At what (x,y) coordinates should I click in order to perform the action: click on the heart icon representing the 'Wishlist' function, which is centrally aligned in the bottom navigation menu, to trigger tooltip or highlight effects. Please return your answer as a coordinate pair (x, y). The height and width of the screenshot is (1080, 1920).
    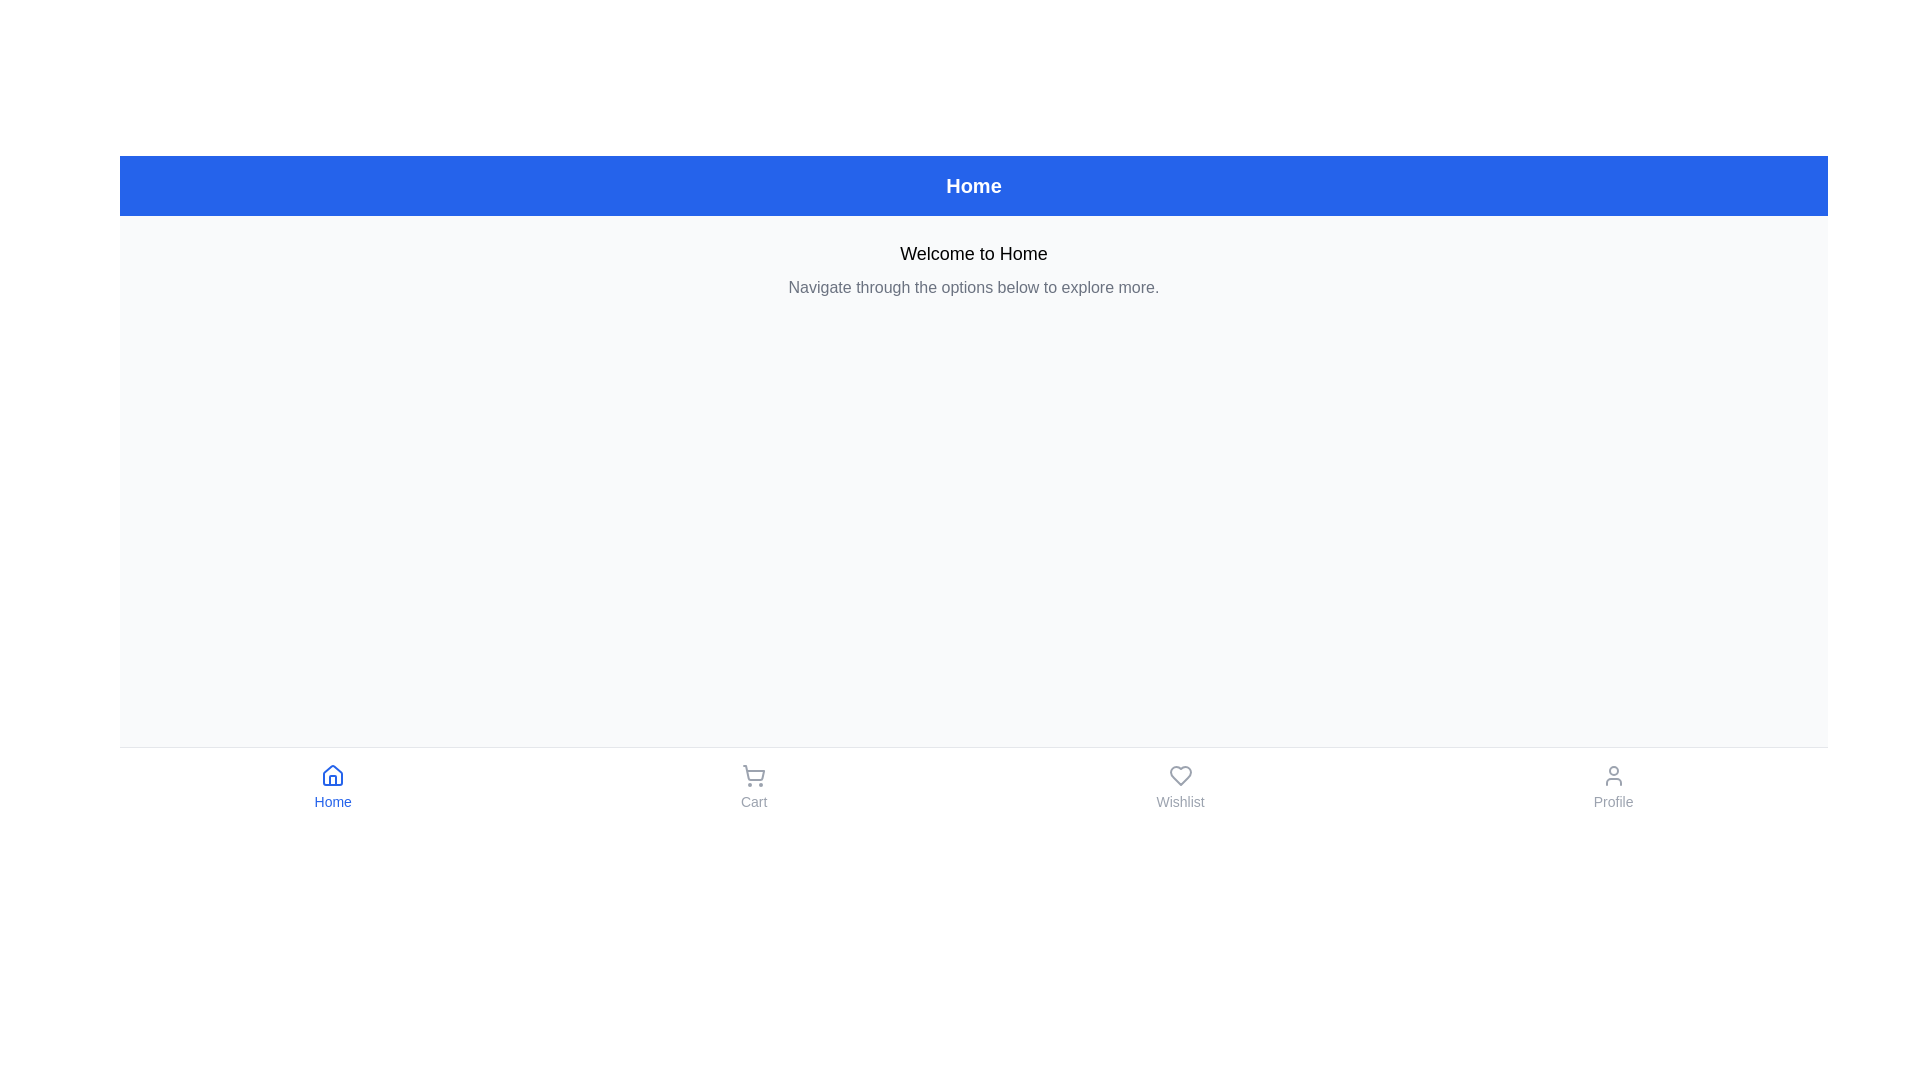
    Looking at the image, I should click on (1180, 774).